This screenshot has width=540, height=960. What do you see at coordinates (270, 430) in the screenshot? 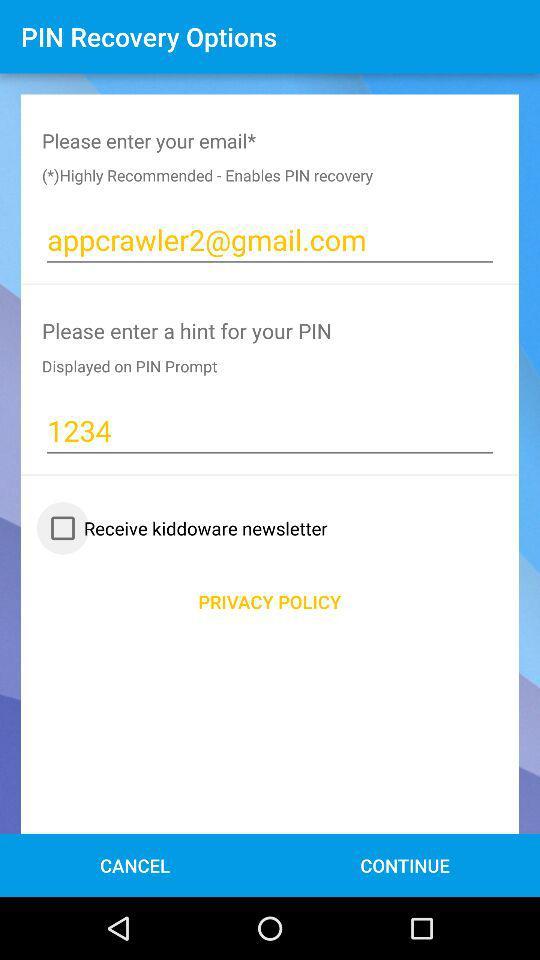
I see `1234 item` at bounding box center [270, 430].